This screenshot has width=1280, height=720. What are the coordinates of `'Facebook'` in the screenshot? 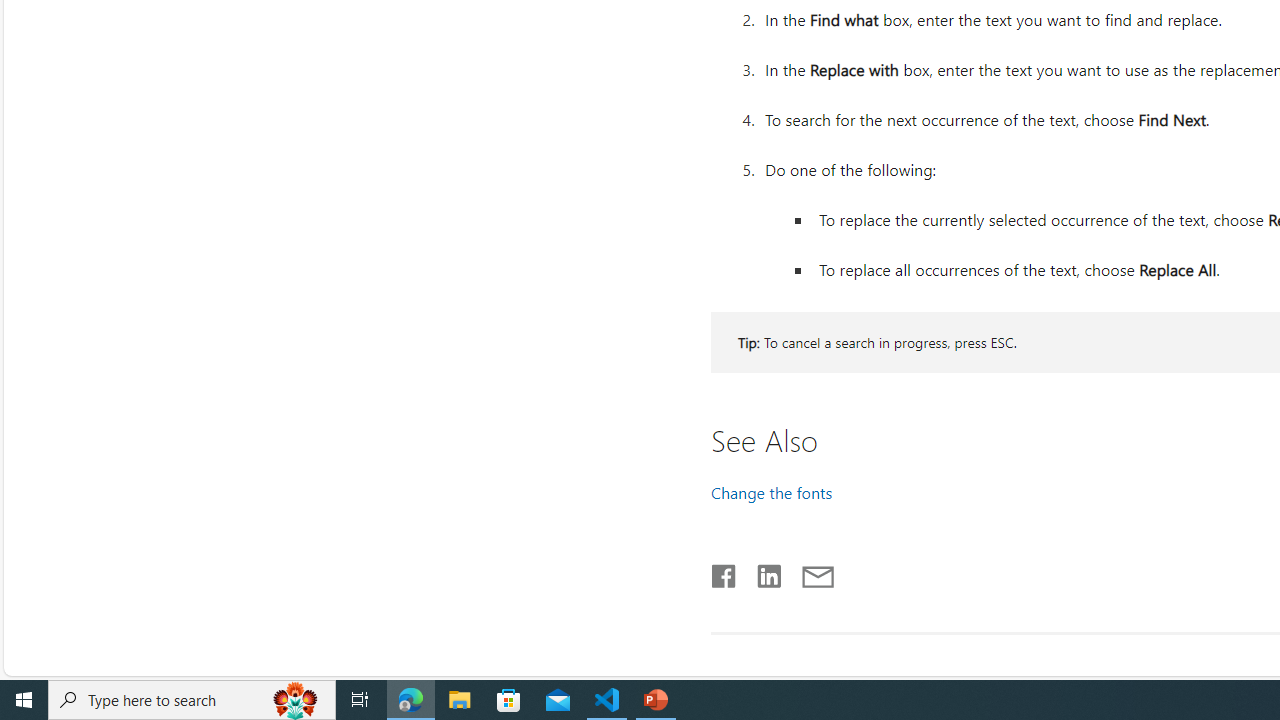 It's located at (722, 572).